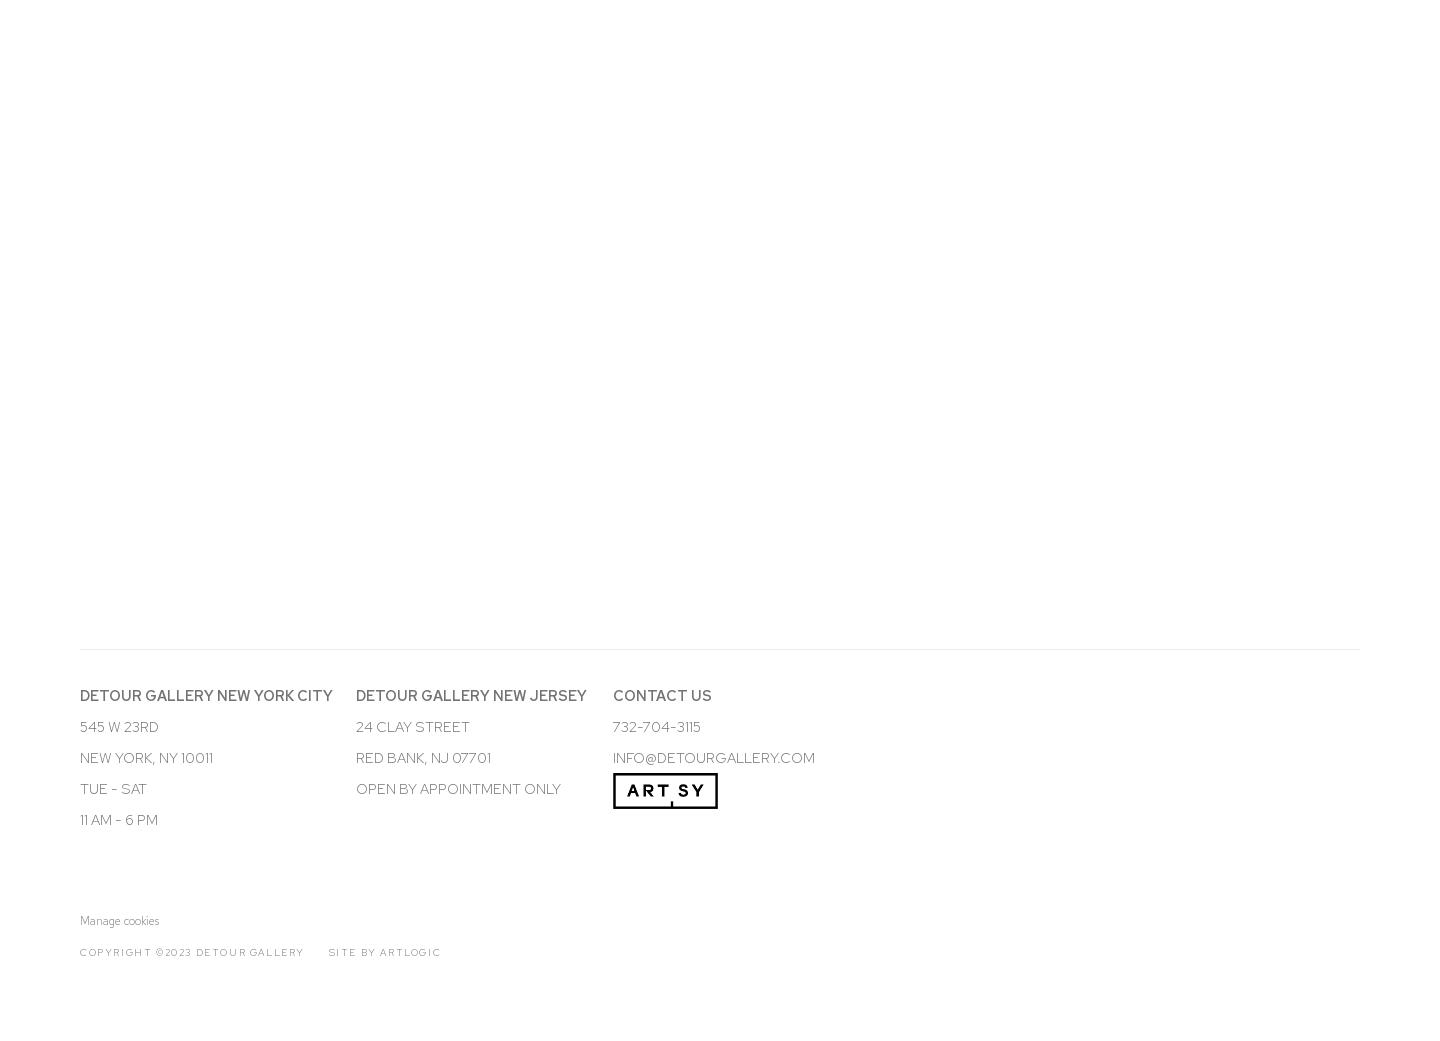 This screenshot has width=1440, height=1041. I want to click on '24 CLAY STREET', so click(411, 724).